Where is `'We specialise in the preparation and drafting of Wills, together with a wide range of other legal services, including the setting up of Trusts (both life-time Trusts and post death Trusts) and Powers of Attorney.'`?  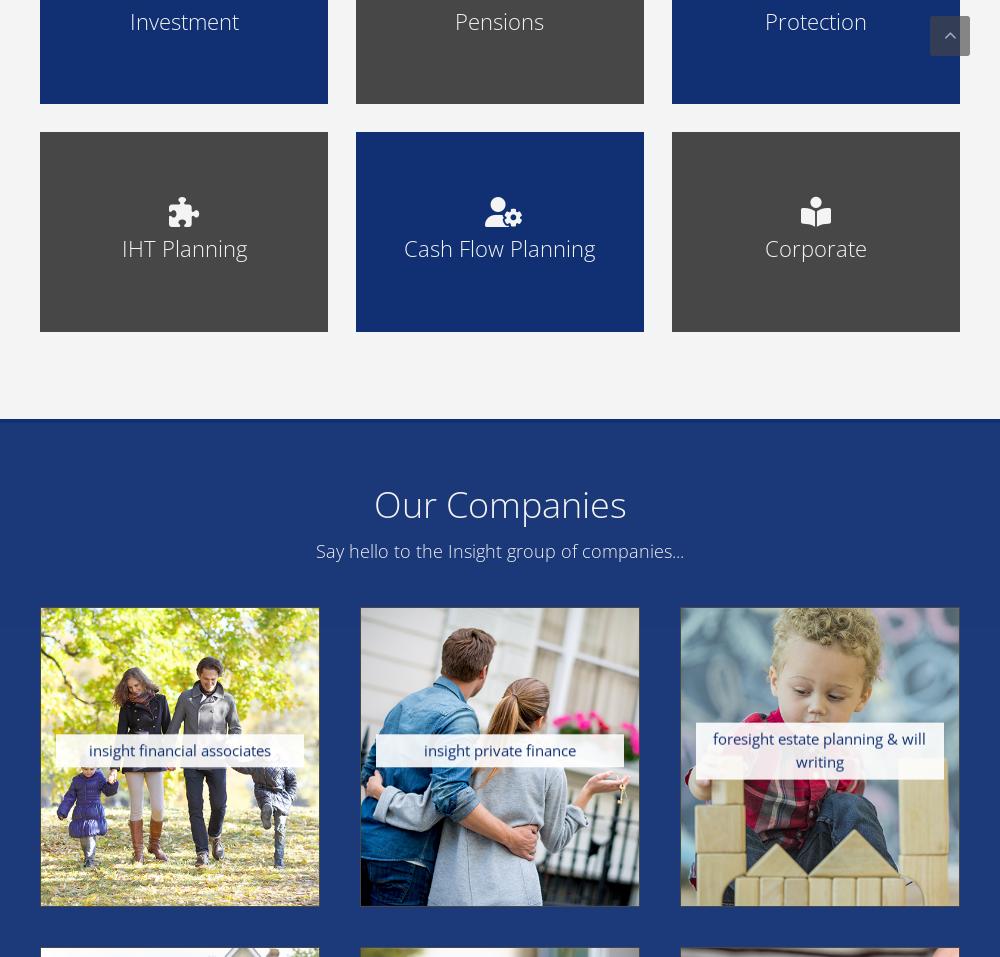 'We specialise in the preparation and drafting of Wills, together with a wide range of other legal services, including the setting up of Trusts (both life-time Trusts and post death Trusts) and Powers of Attorney.' is located at coordinates (818, 762).